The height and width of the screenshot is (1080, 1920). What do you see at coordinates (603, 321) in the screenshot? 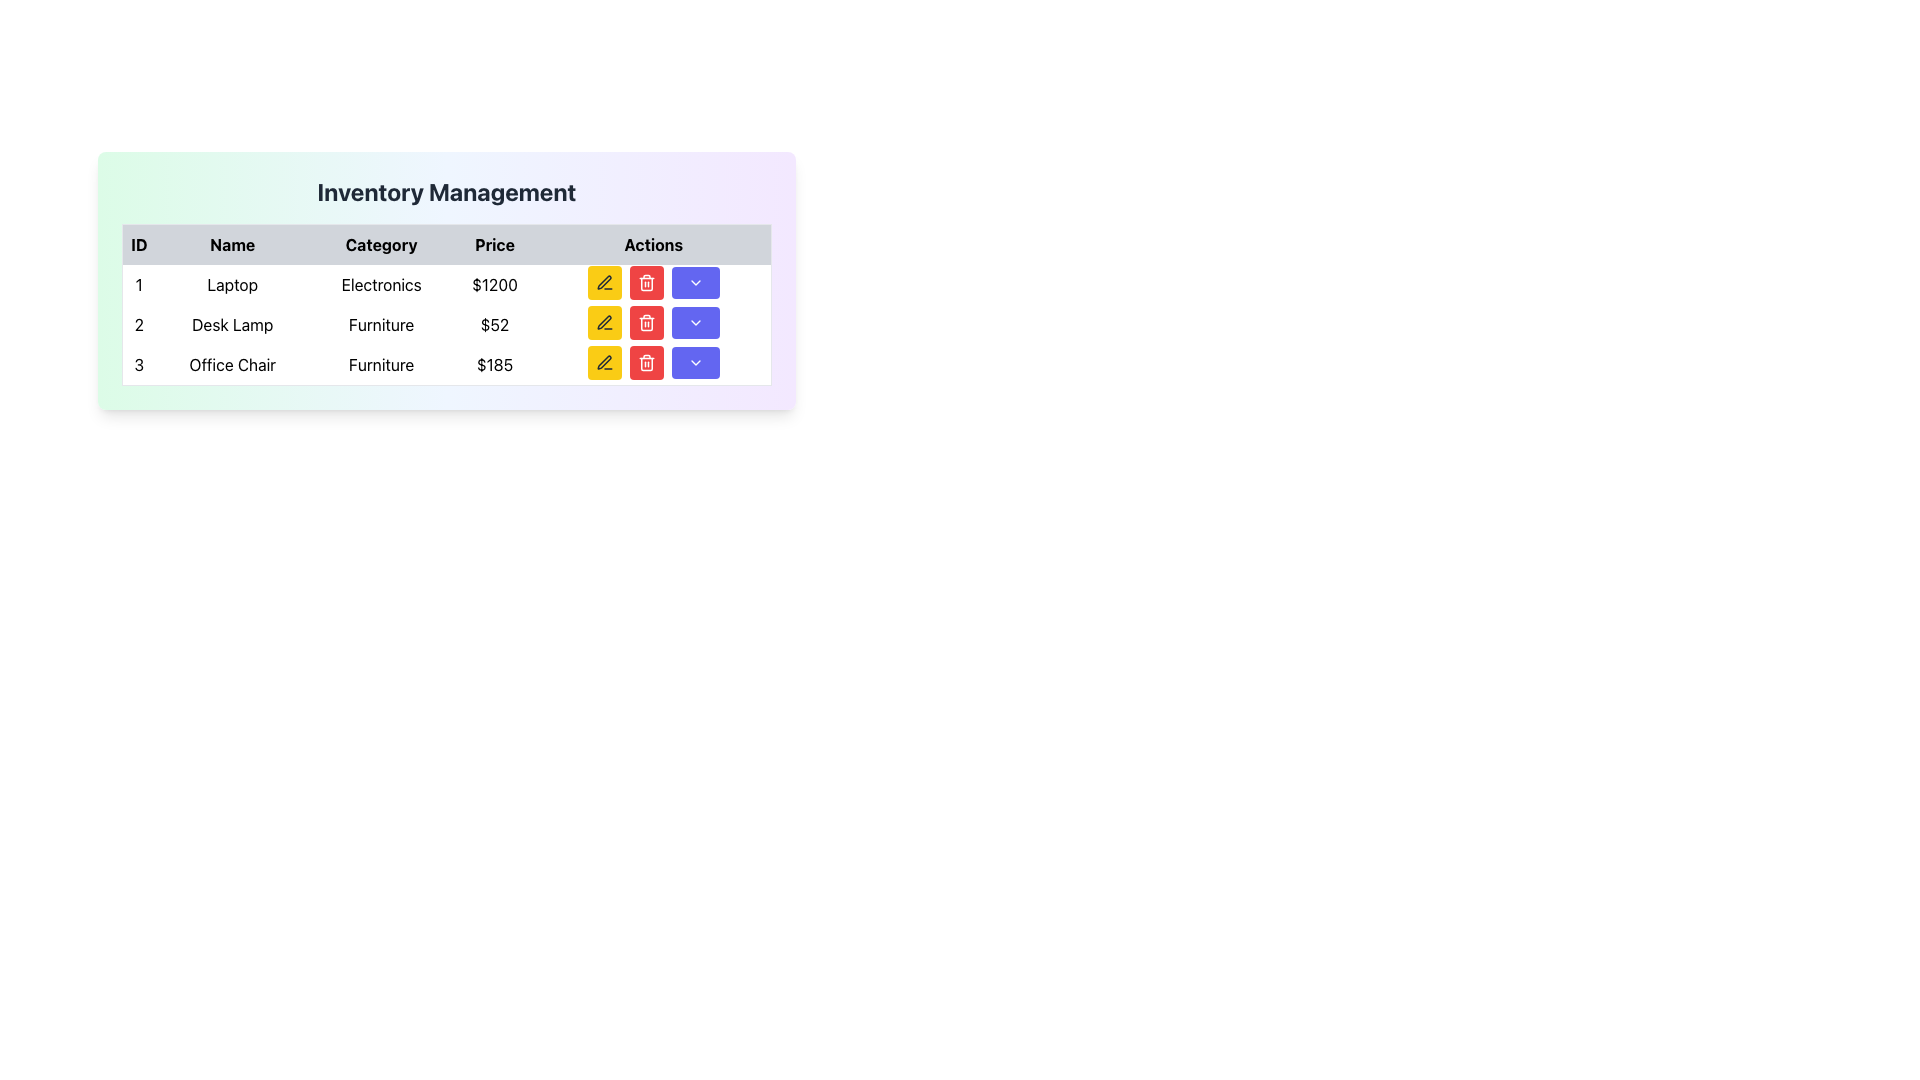
I see `the edit icon button located in the 'Actions' column, second row, aligned with the 'Desk Lamp' entry to initiate the editing process` at bounding box center [603, 321].